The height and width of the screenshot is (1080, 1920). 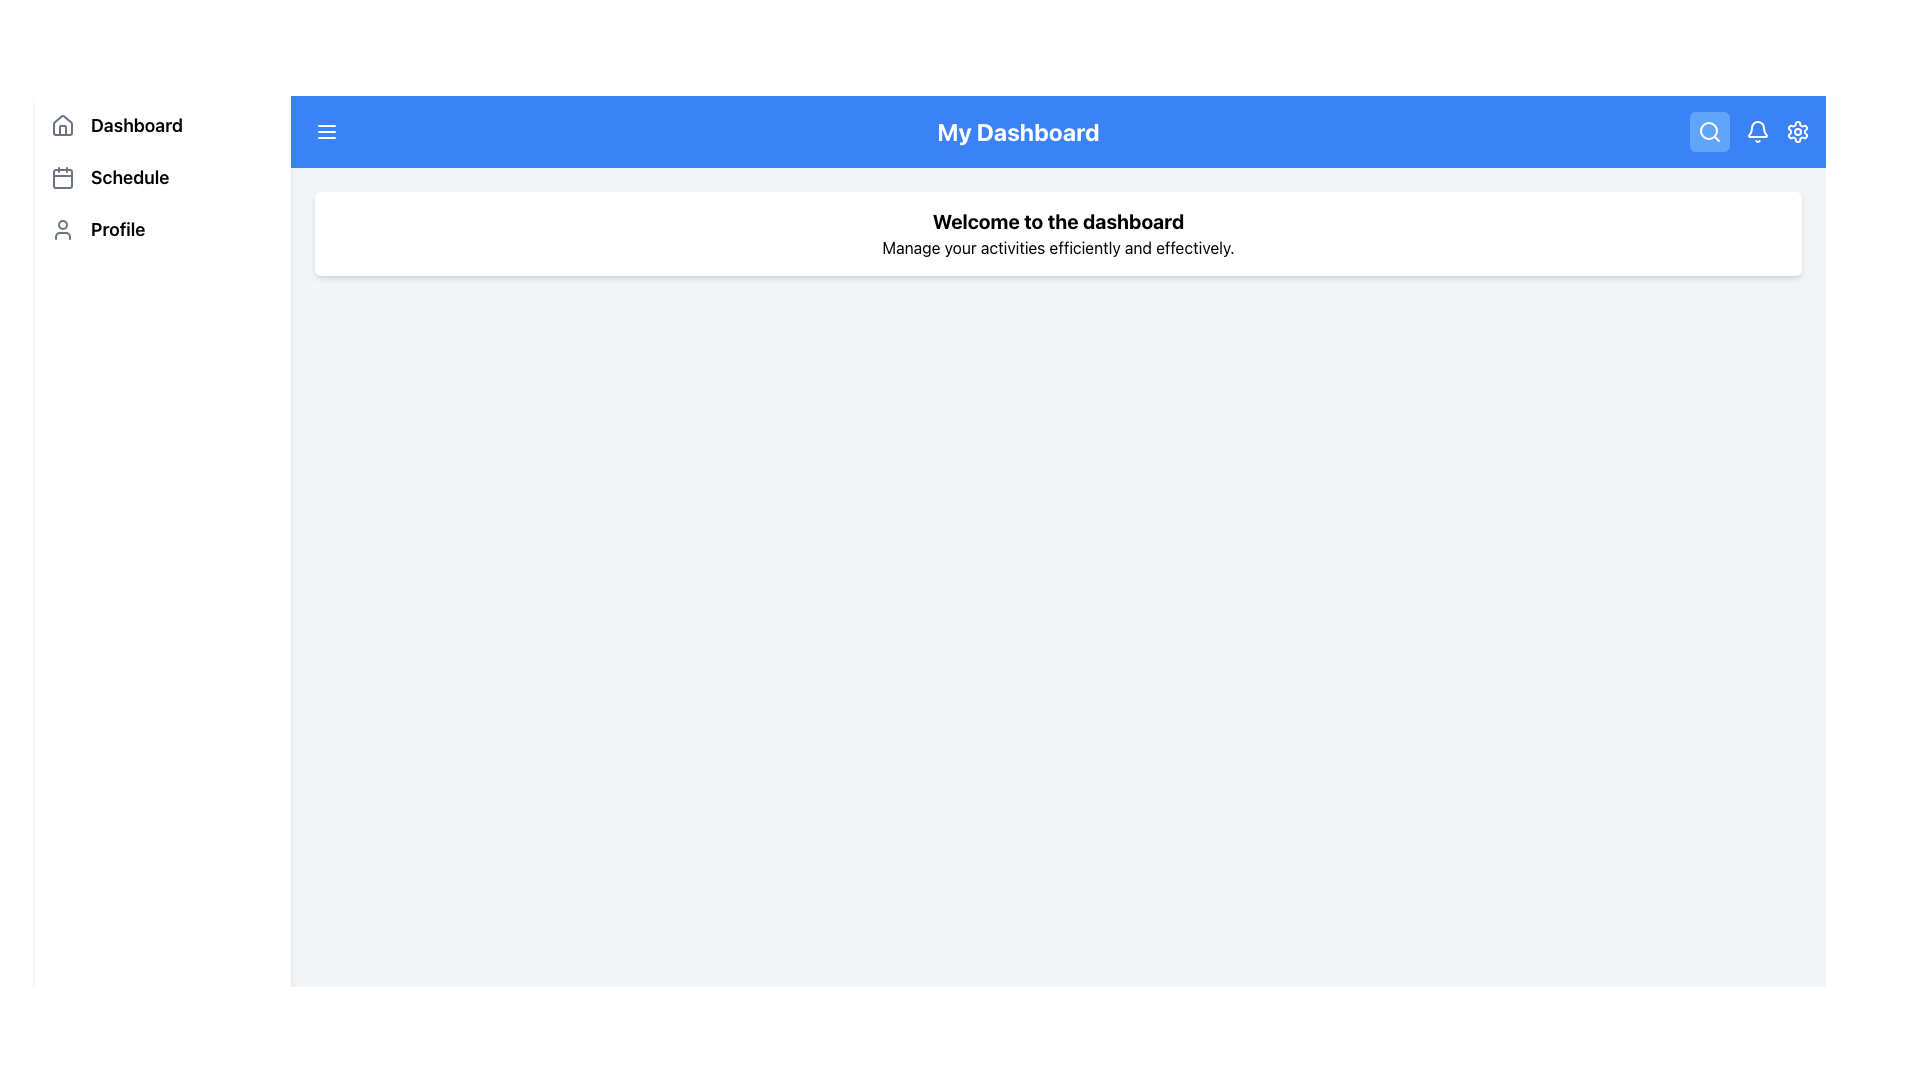 I want to click on the calendar icon, which has a square outline and a grid-like structure, located beside the text 'Schedule' in the vertical navigation bar, so click(x=62, y=176).